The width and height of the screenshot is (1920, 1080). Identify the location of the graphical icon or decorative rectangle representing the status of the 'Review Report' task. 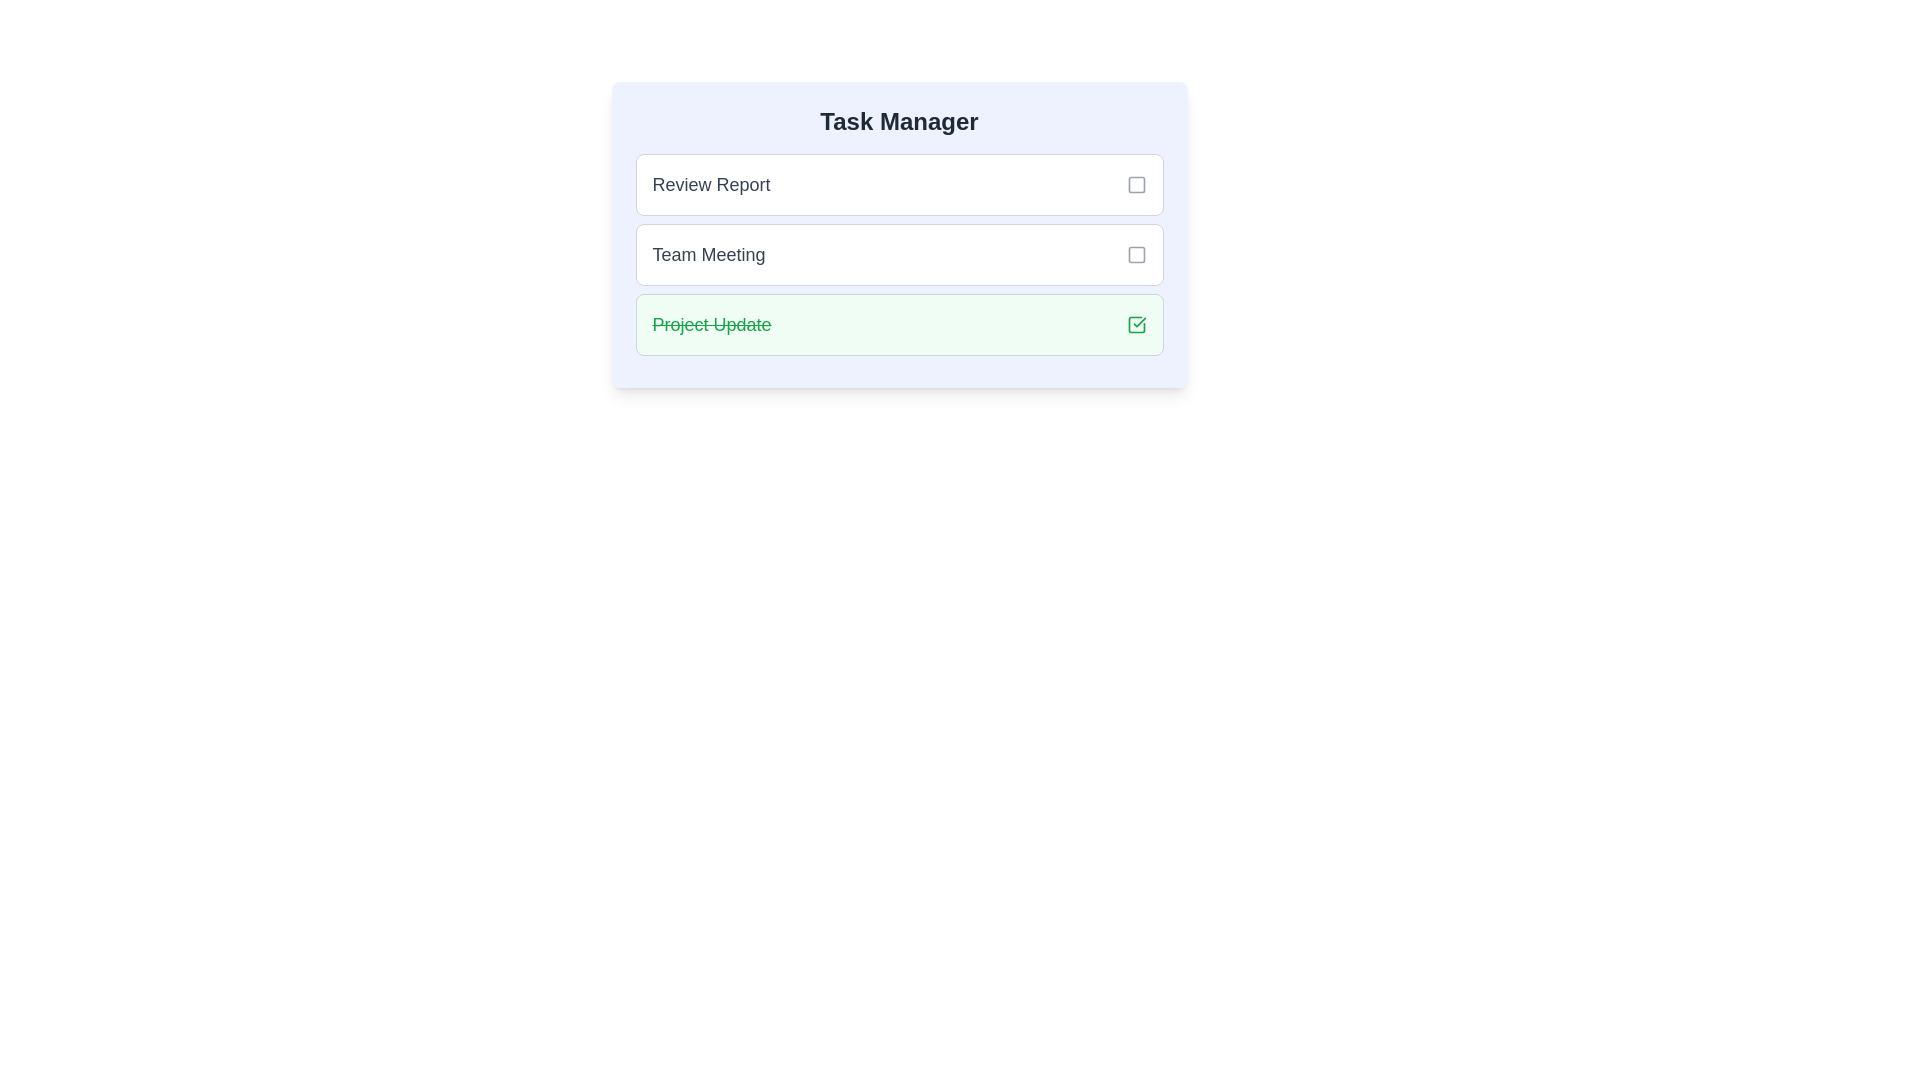
(1136, 185).